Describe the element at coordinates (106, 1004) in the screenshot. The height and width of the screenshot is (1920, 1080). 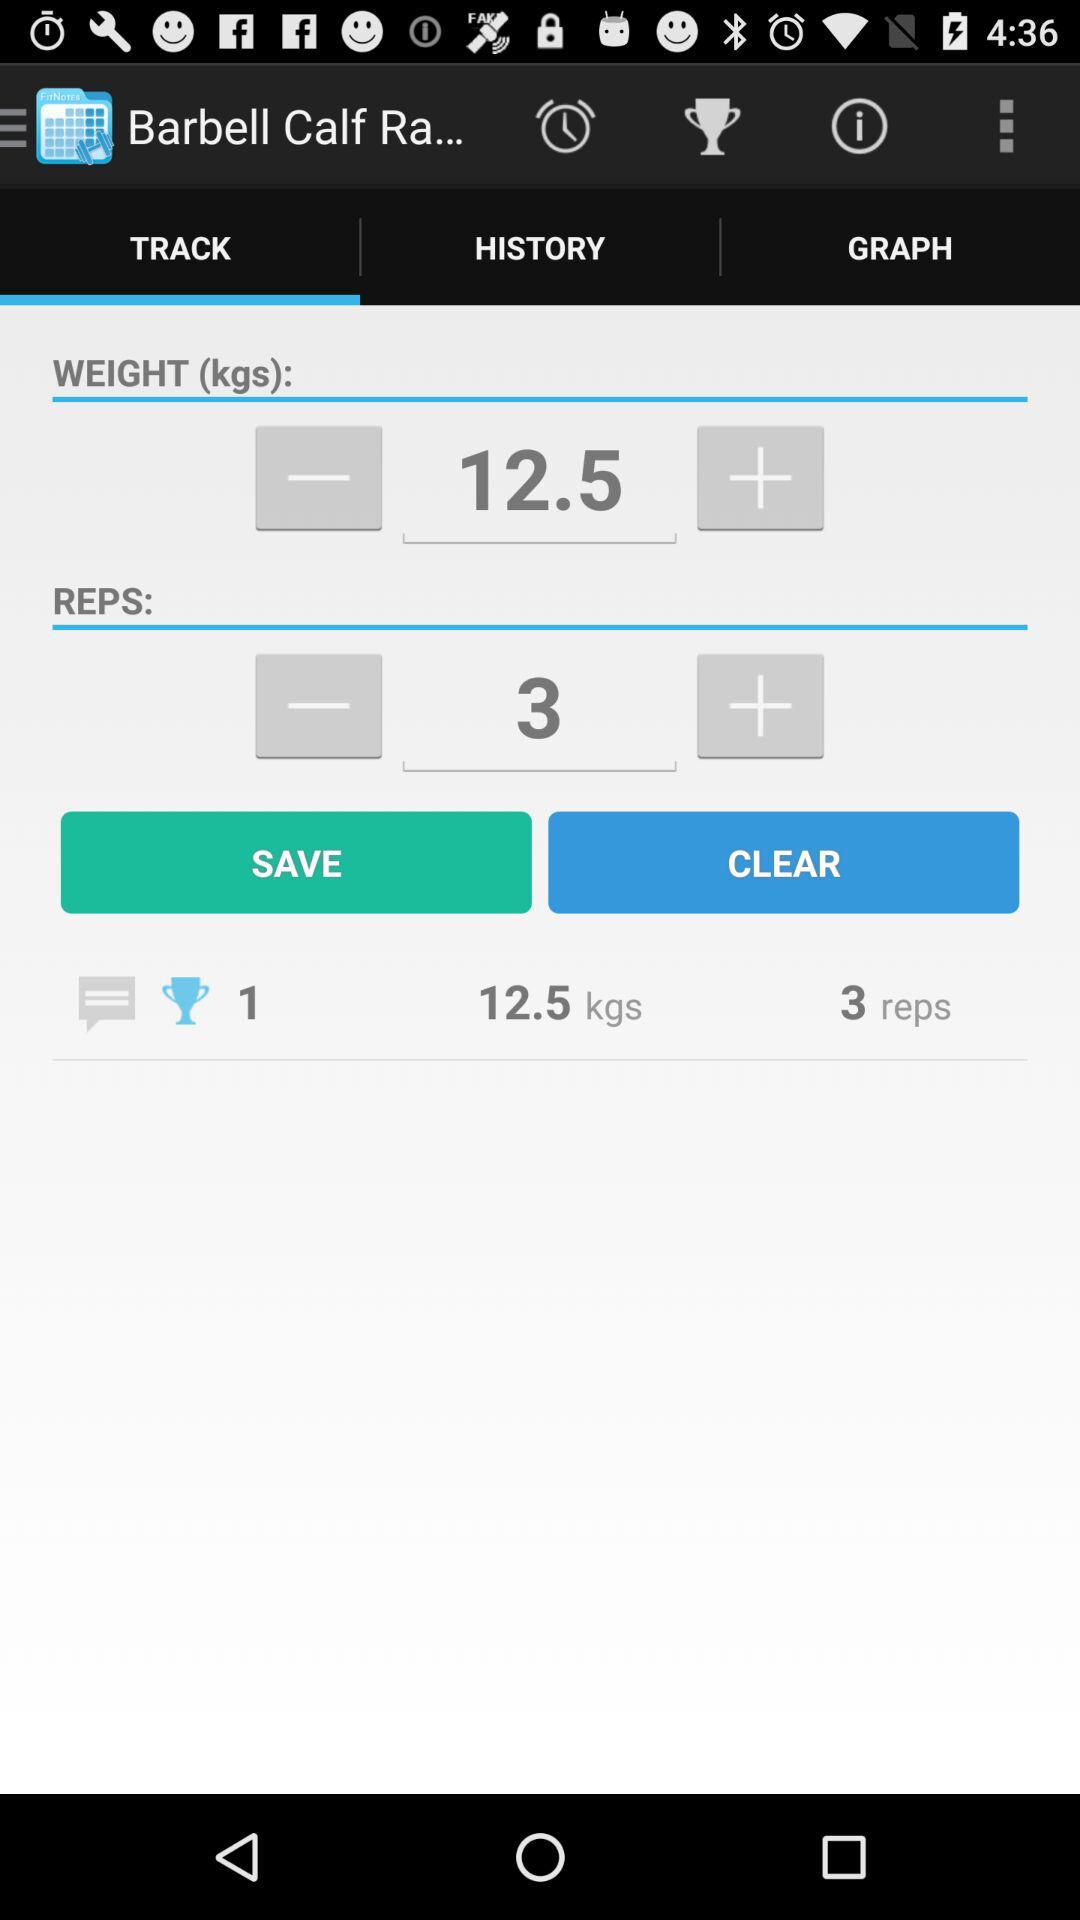
I see `a note` at that location.